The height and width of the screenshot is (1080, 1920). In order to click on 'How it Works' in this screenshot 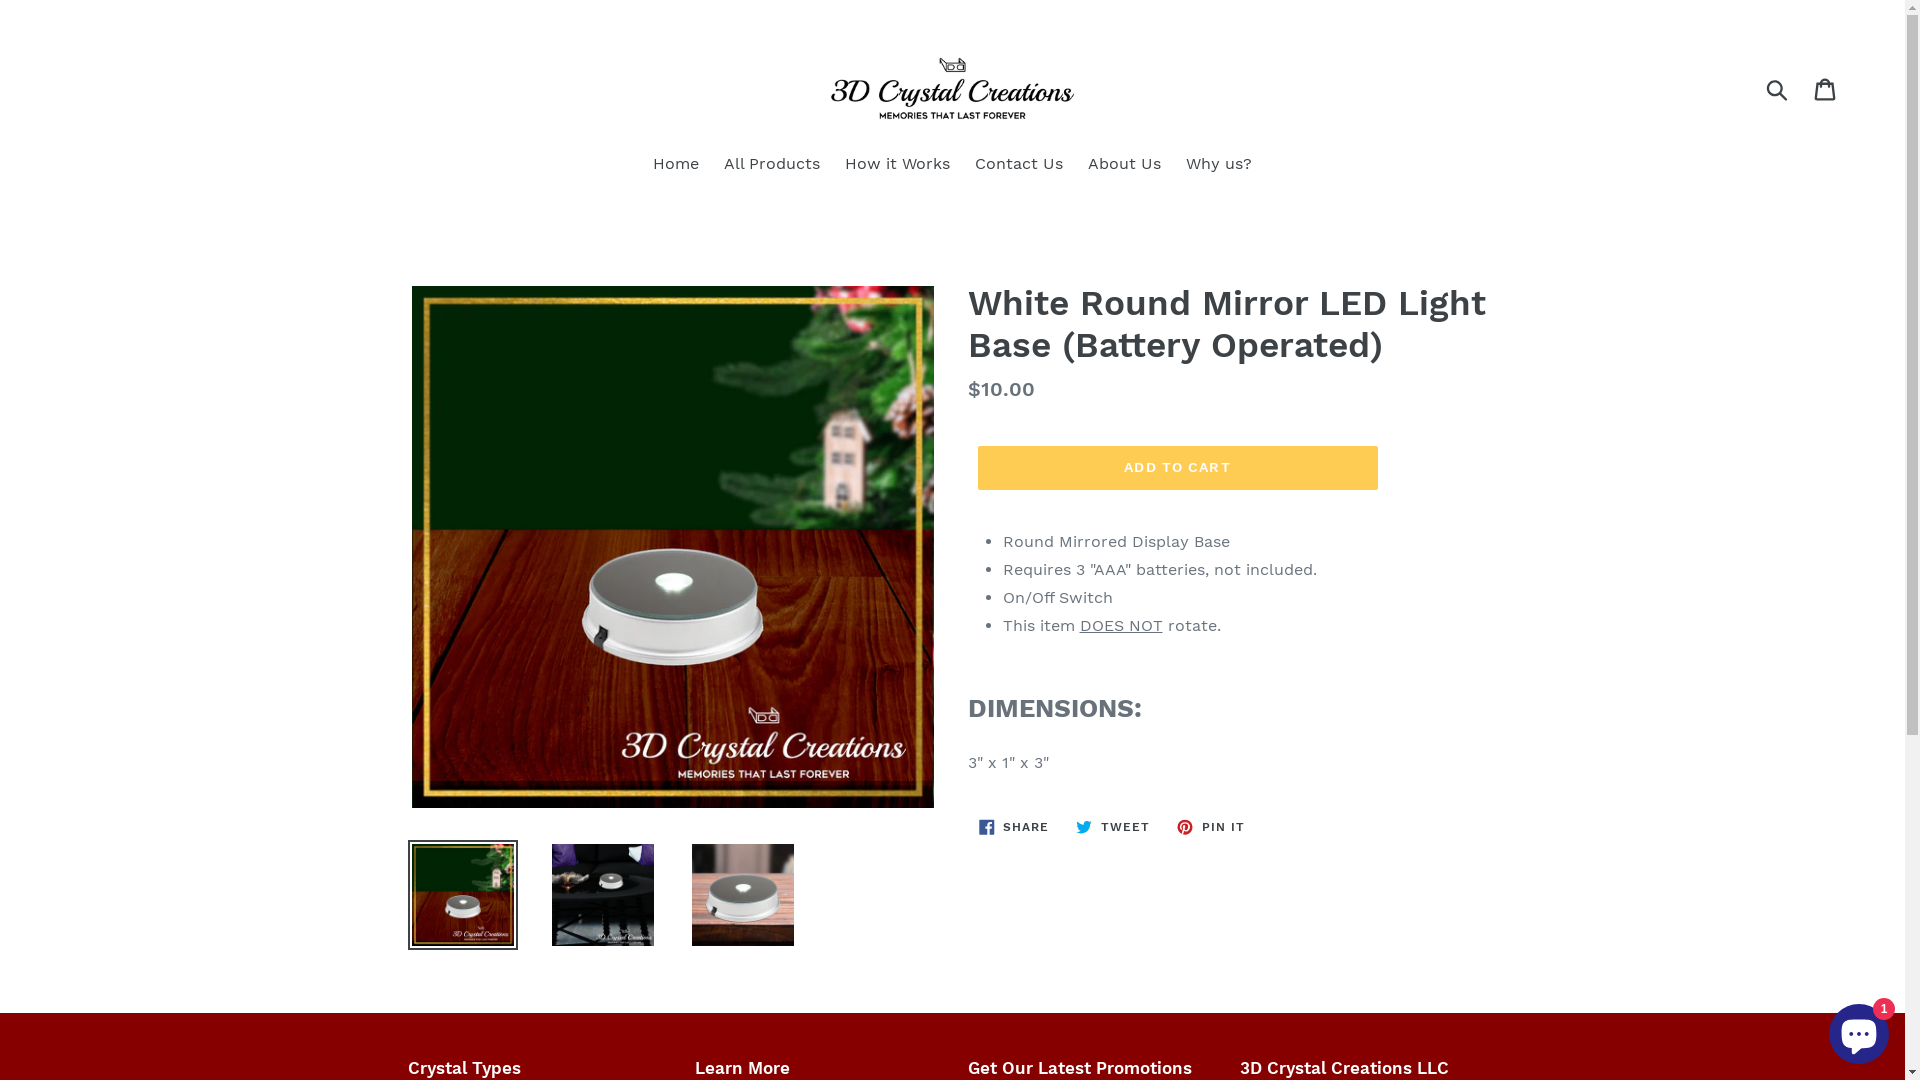, I will do `click(835, 164)`.